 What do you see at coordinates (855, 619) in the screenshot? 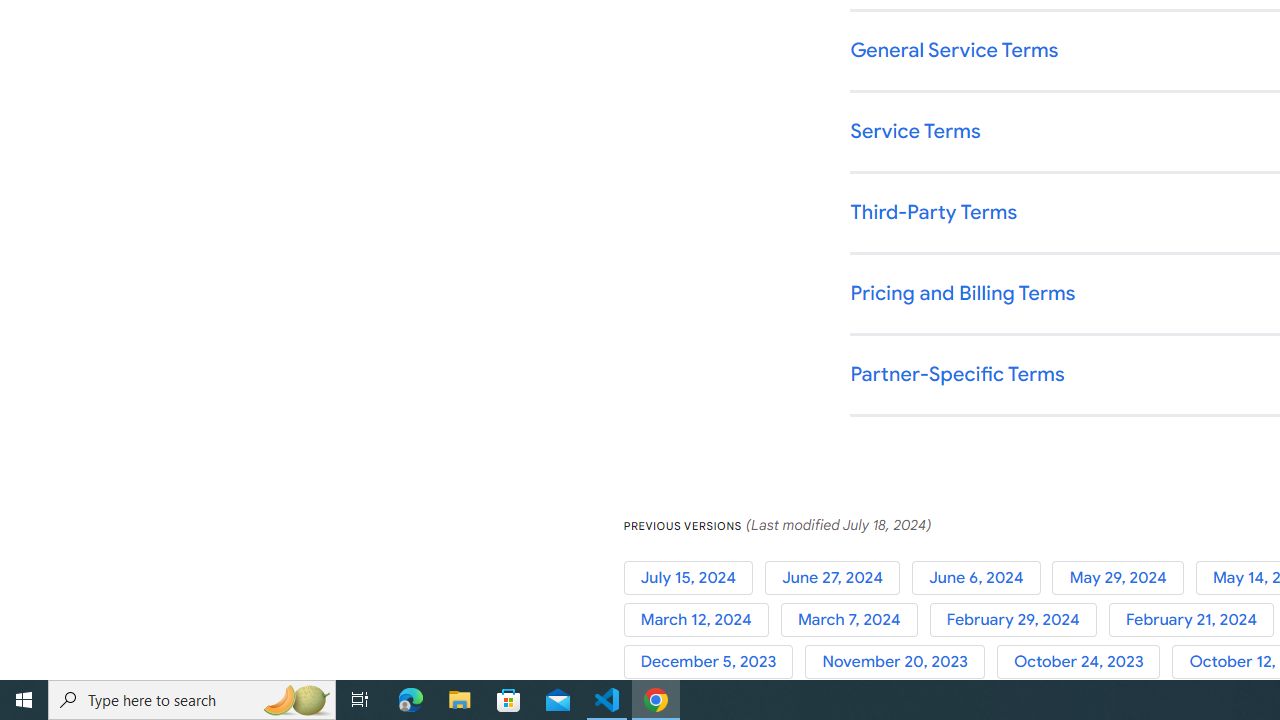
I see `'March 7, 2024'` at bounding box center [855, 619].